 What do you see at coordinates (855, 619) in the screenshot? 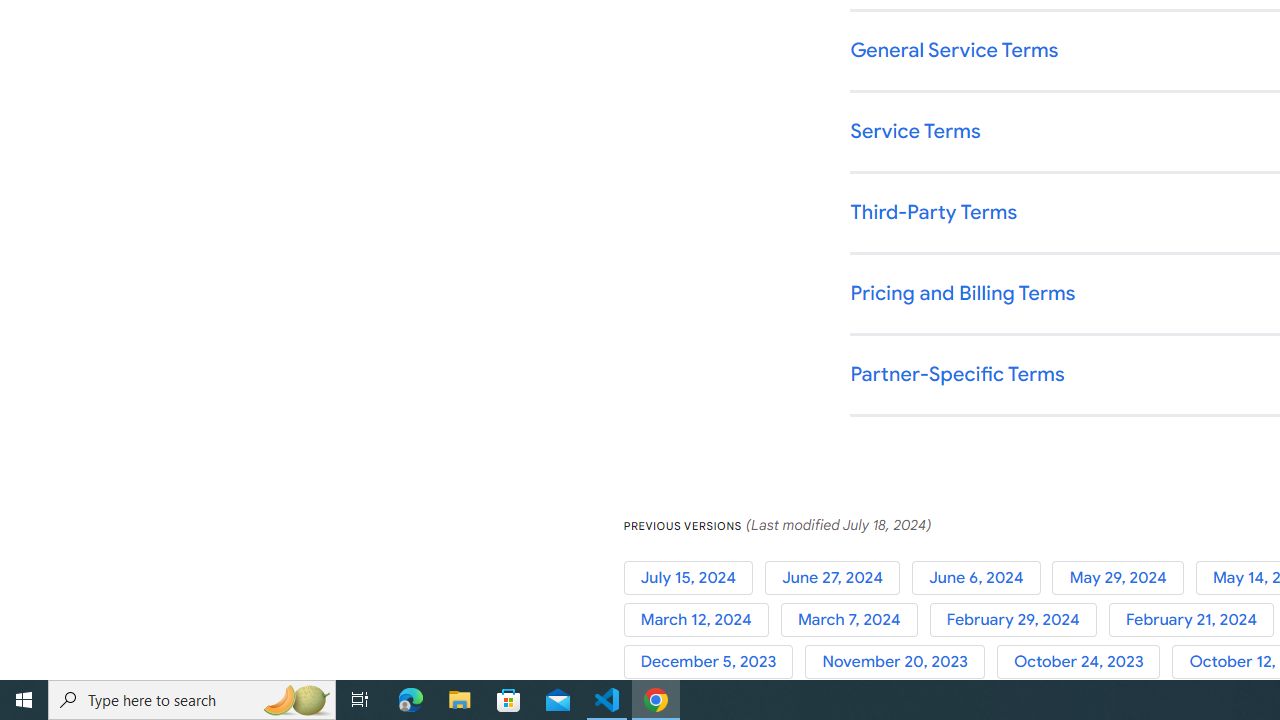
I see `'March 7, 2024'` at bounding box center [855, 619].